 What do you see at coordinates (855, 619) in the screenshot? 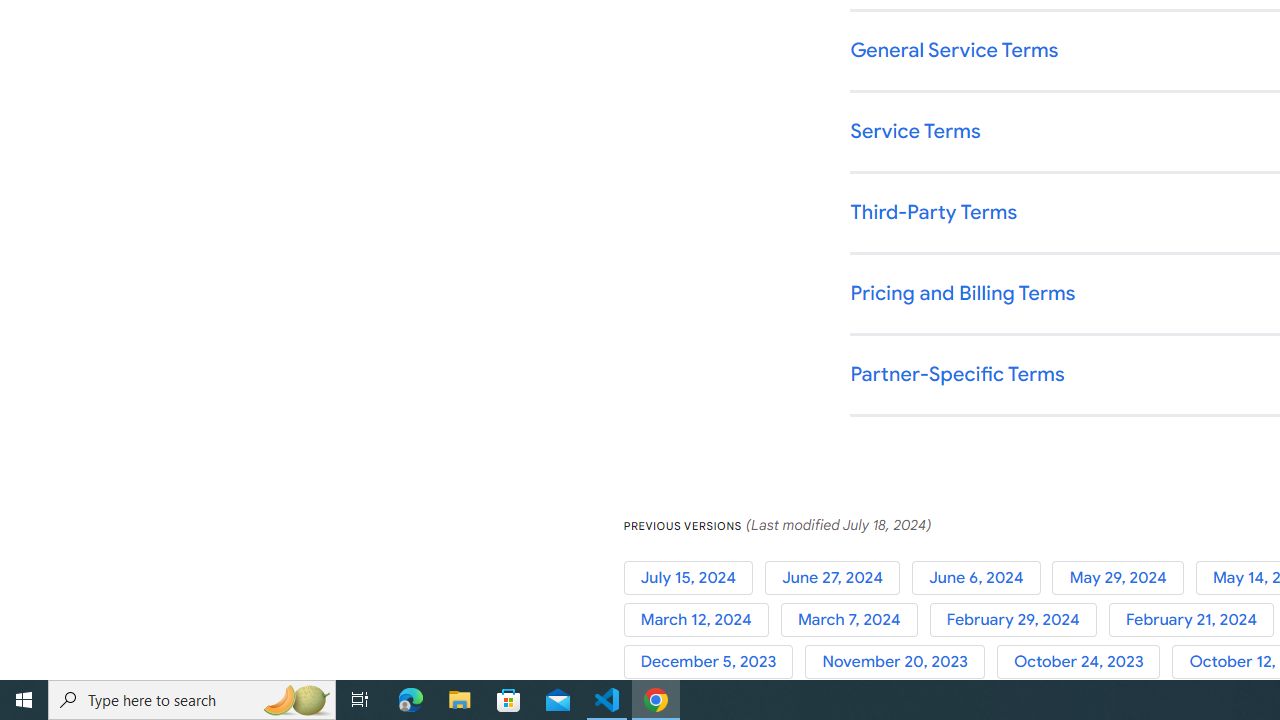
I see `'March 7, 2024'` at bounding box center [855, 619].